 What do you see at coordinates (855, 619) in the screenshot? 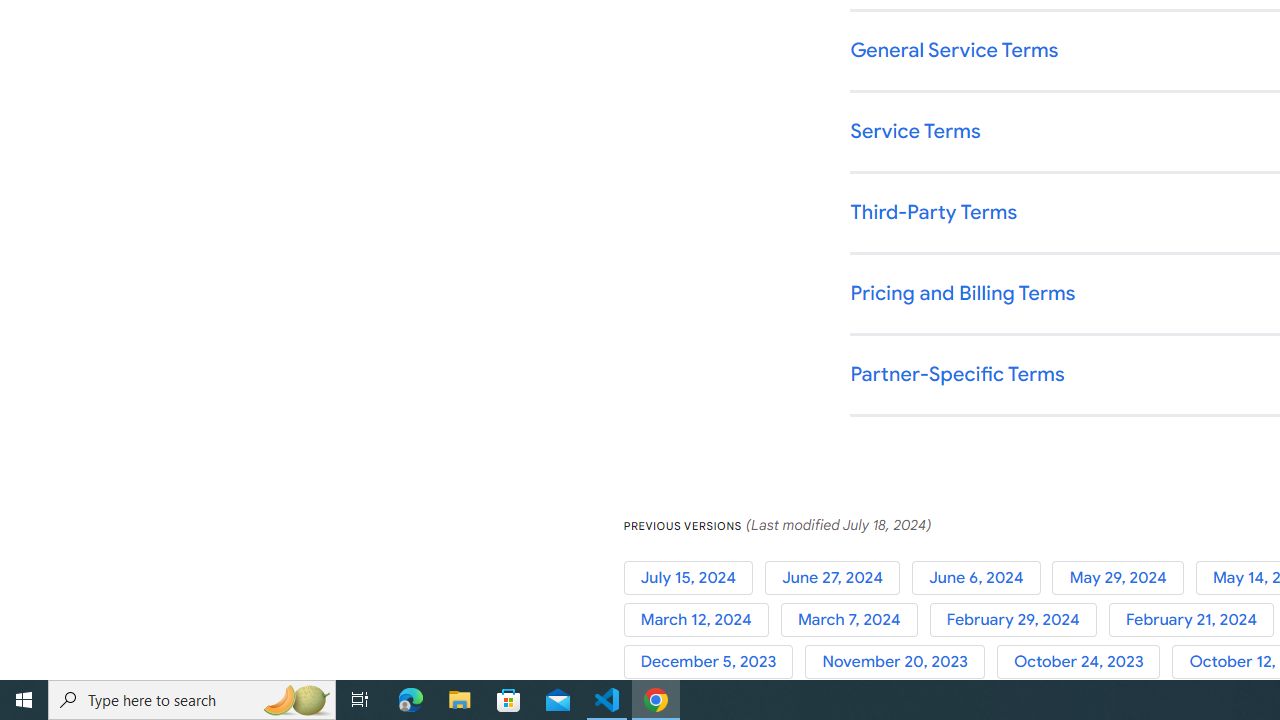
I see `'March 7, 2024'` at bounding box center [855, 619].